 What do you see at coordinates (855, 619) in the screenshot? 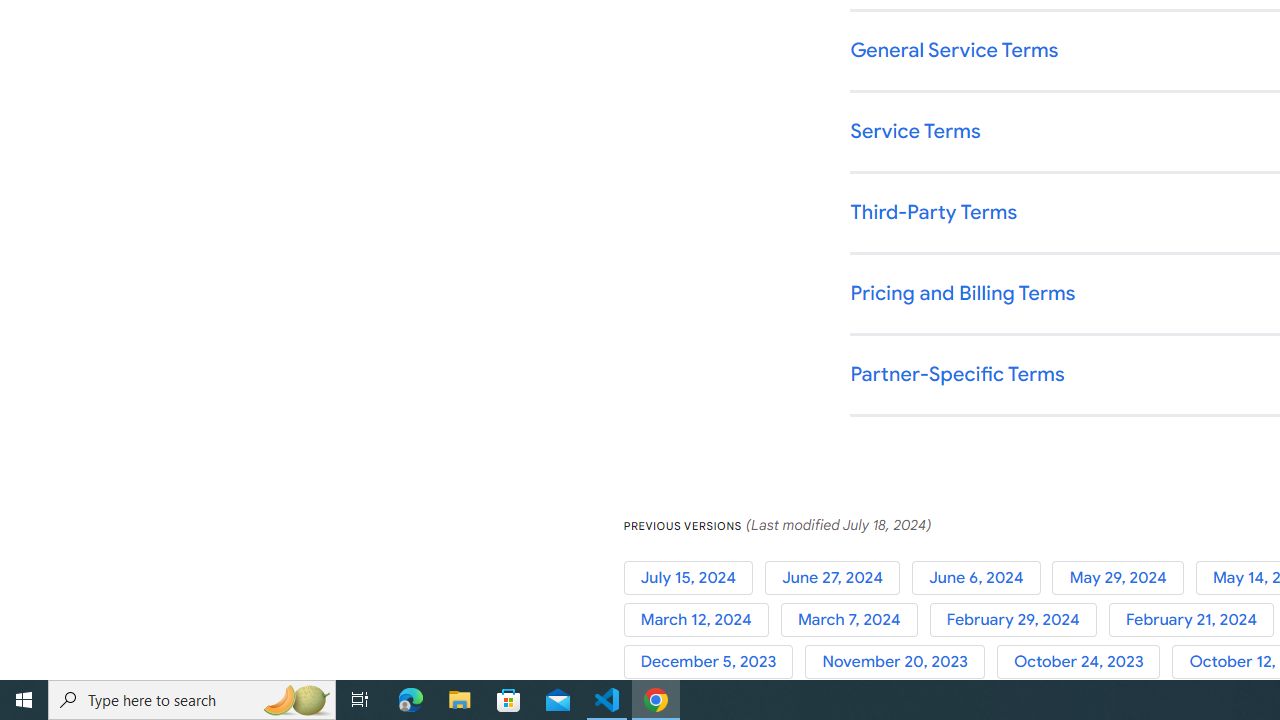
I see `'March 7, 2024'` at bounding box center [855, 619].